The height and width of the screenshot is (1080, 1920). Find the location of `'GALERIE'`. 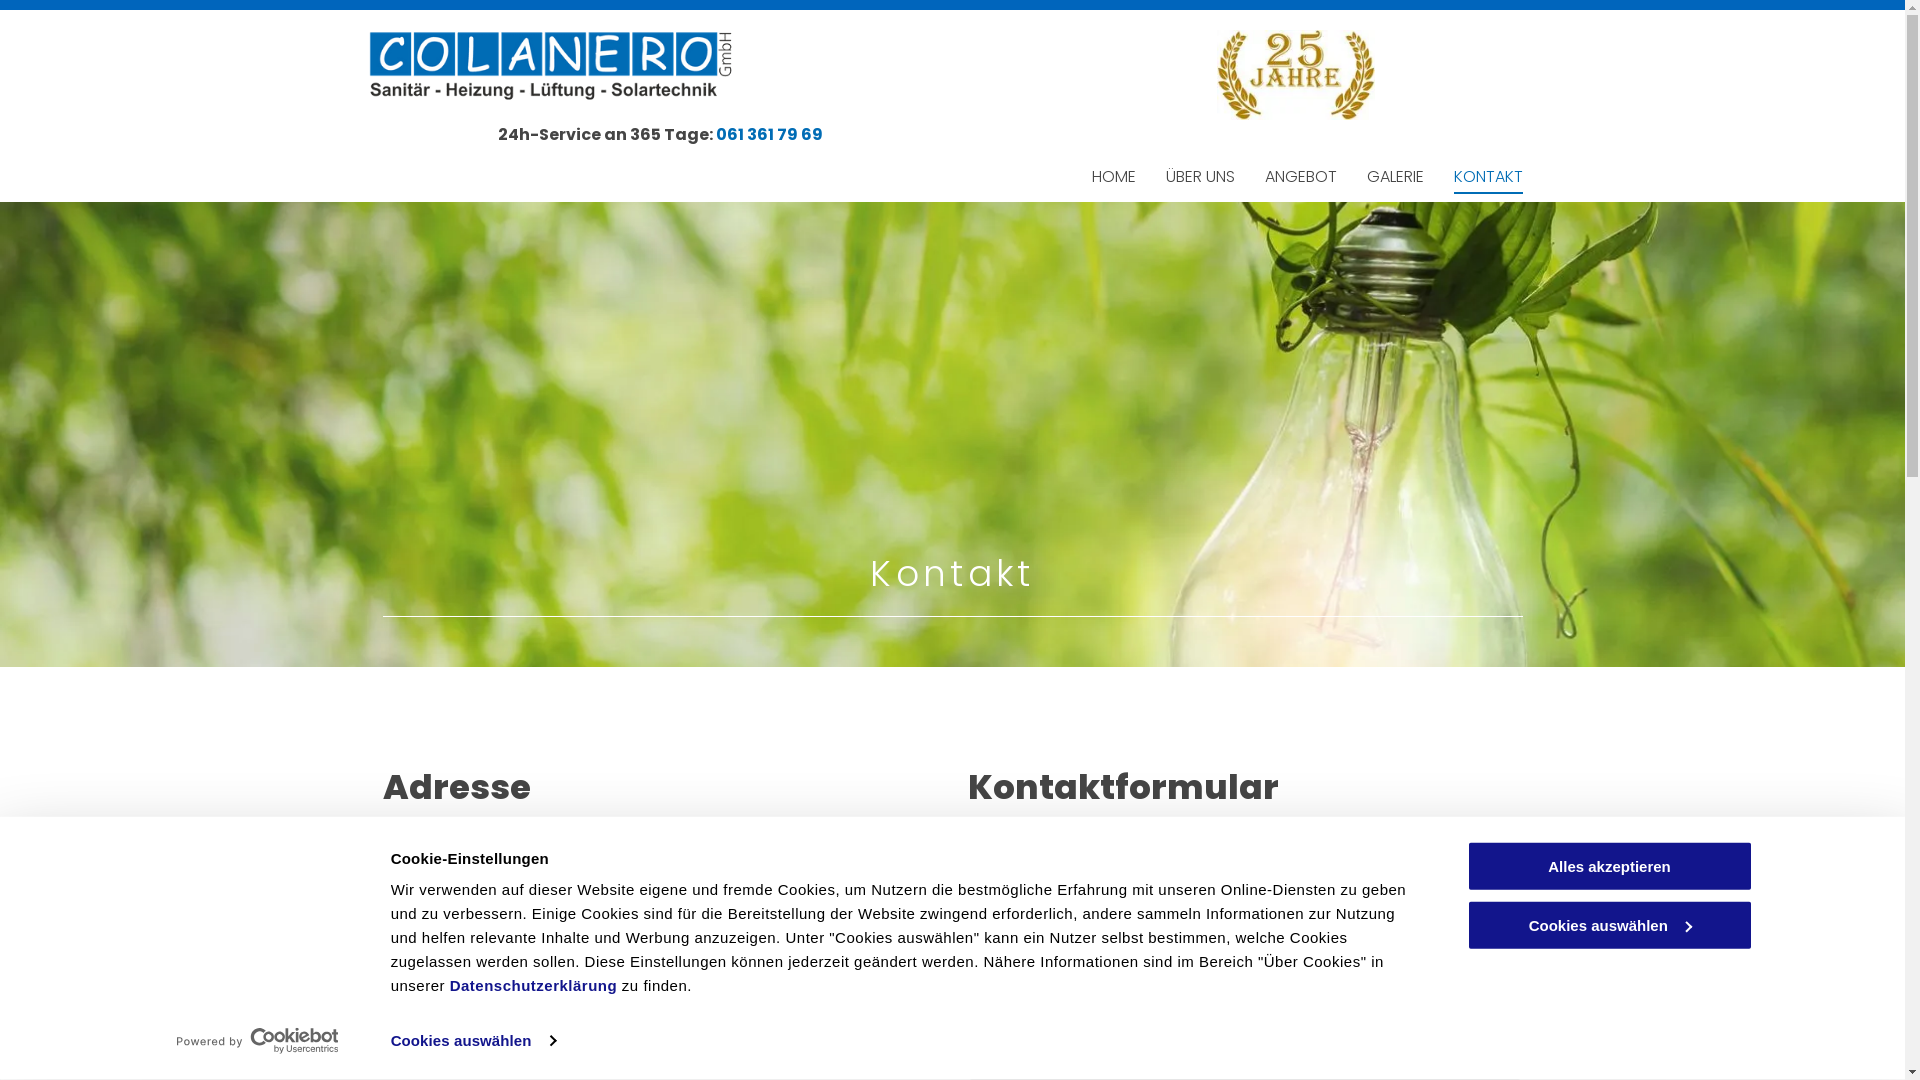

'GALERIE' is located at coordinates (1393, 176).